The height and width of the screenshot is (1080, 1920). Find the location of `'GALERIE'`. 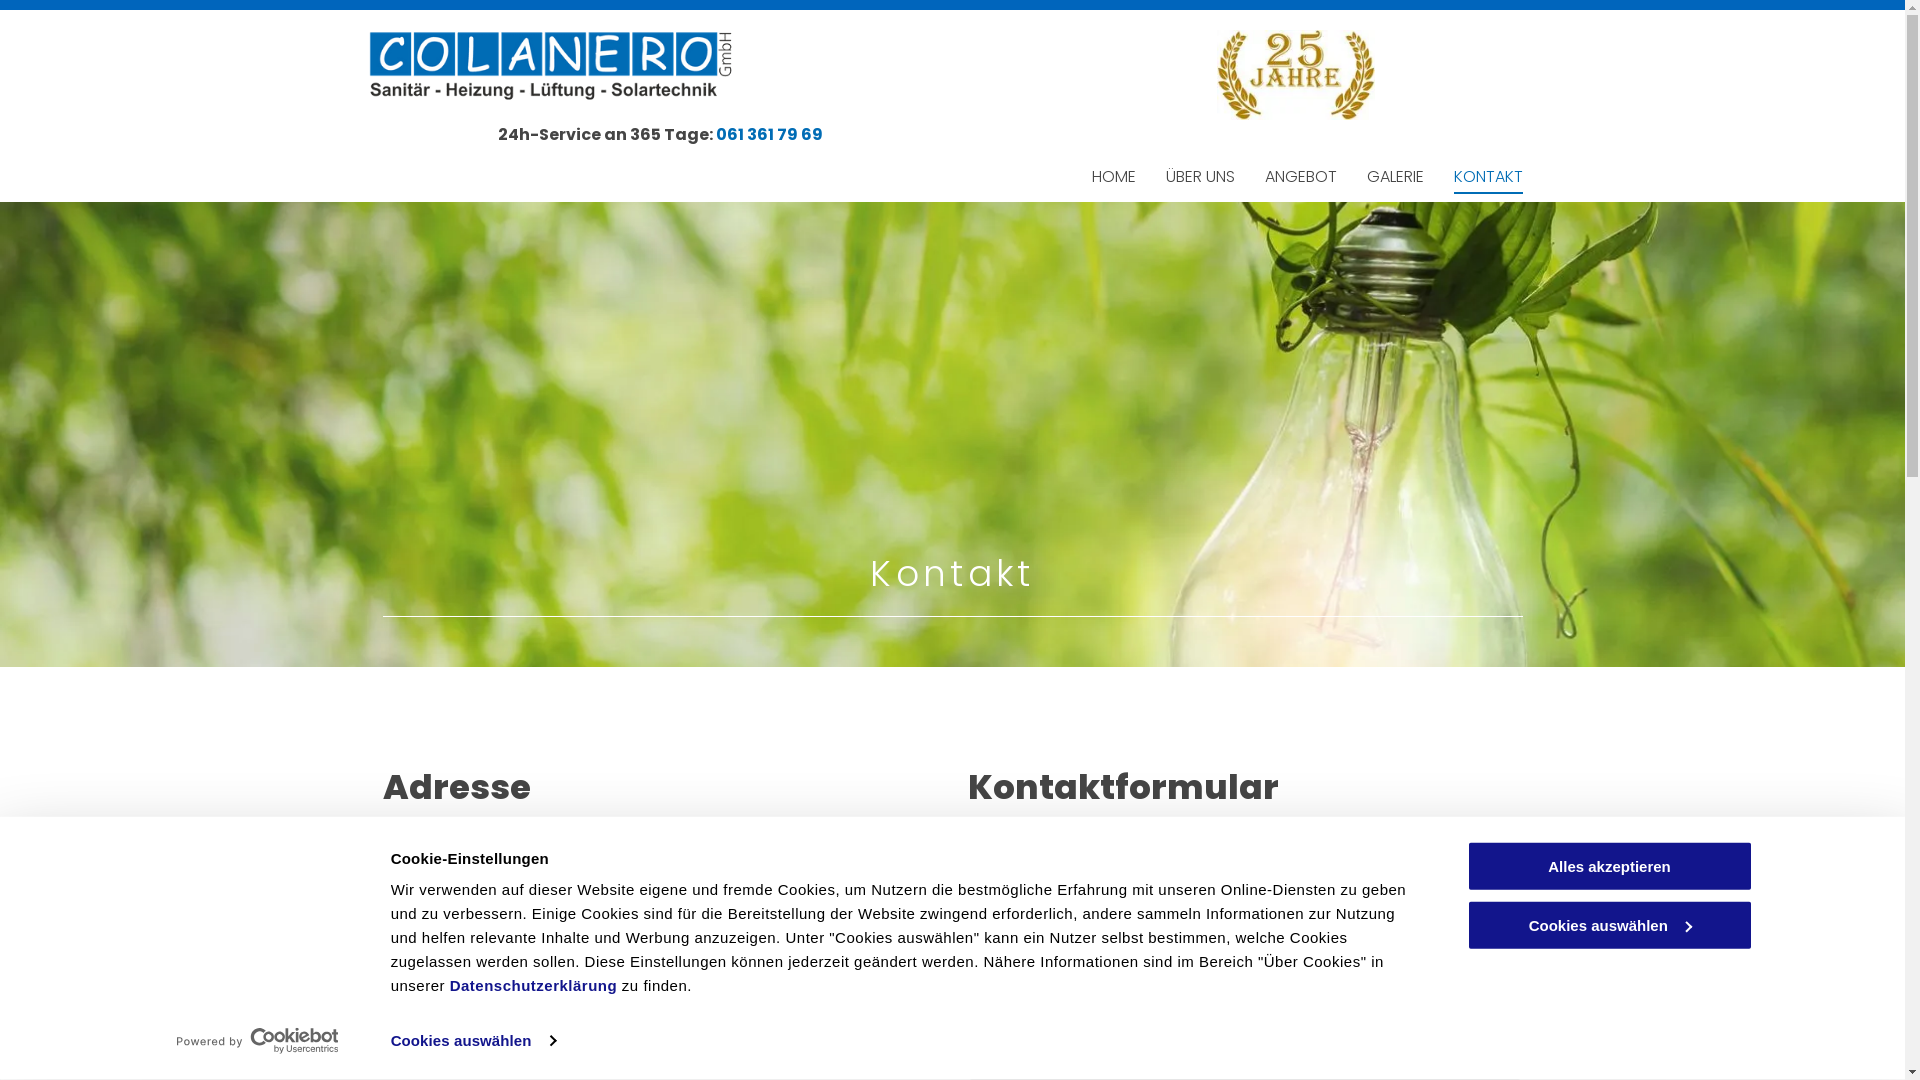

'GALERIE' is located at coordinates (1393, 176).